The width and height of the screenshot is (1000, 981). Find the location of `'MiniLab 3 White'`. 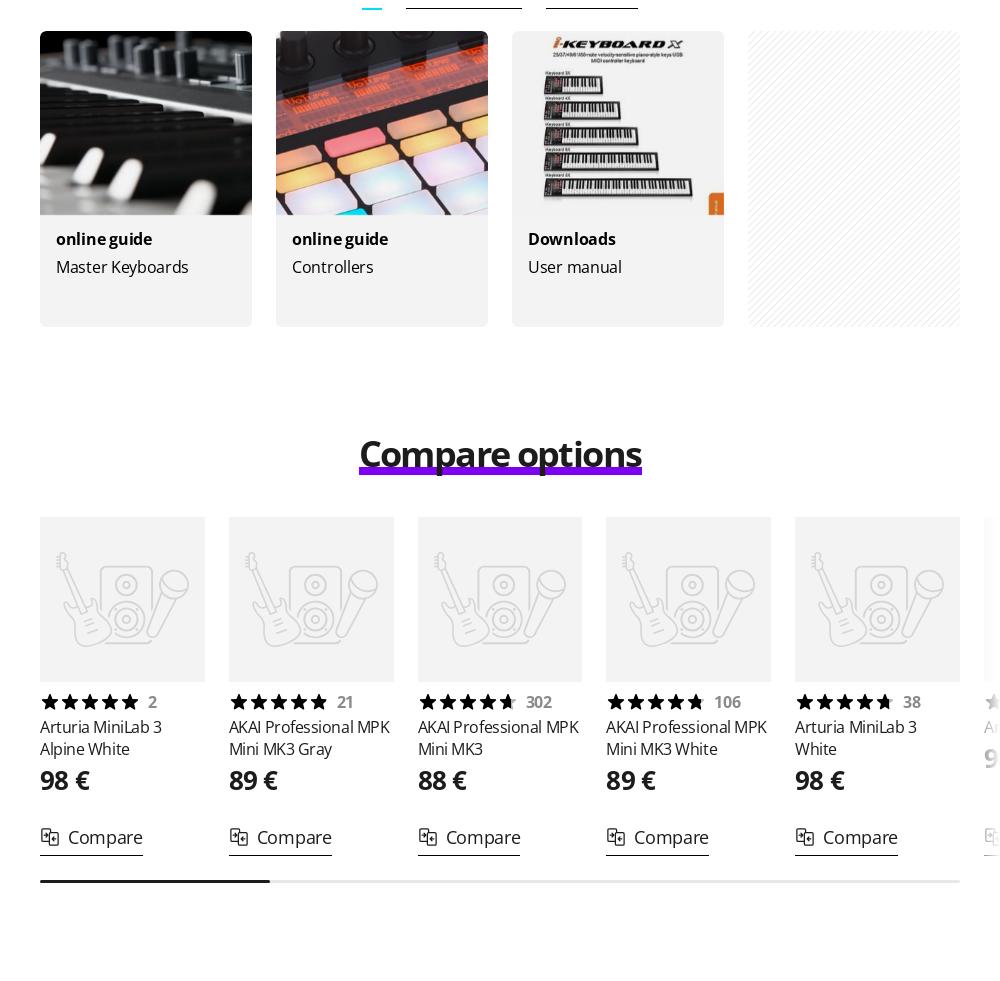

'MiniLab 3 White' is located at coordinates (854, 738).